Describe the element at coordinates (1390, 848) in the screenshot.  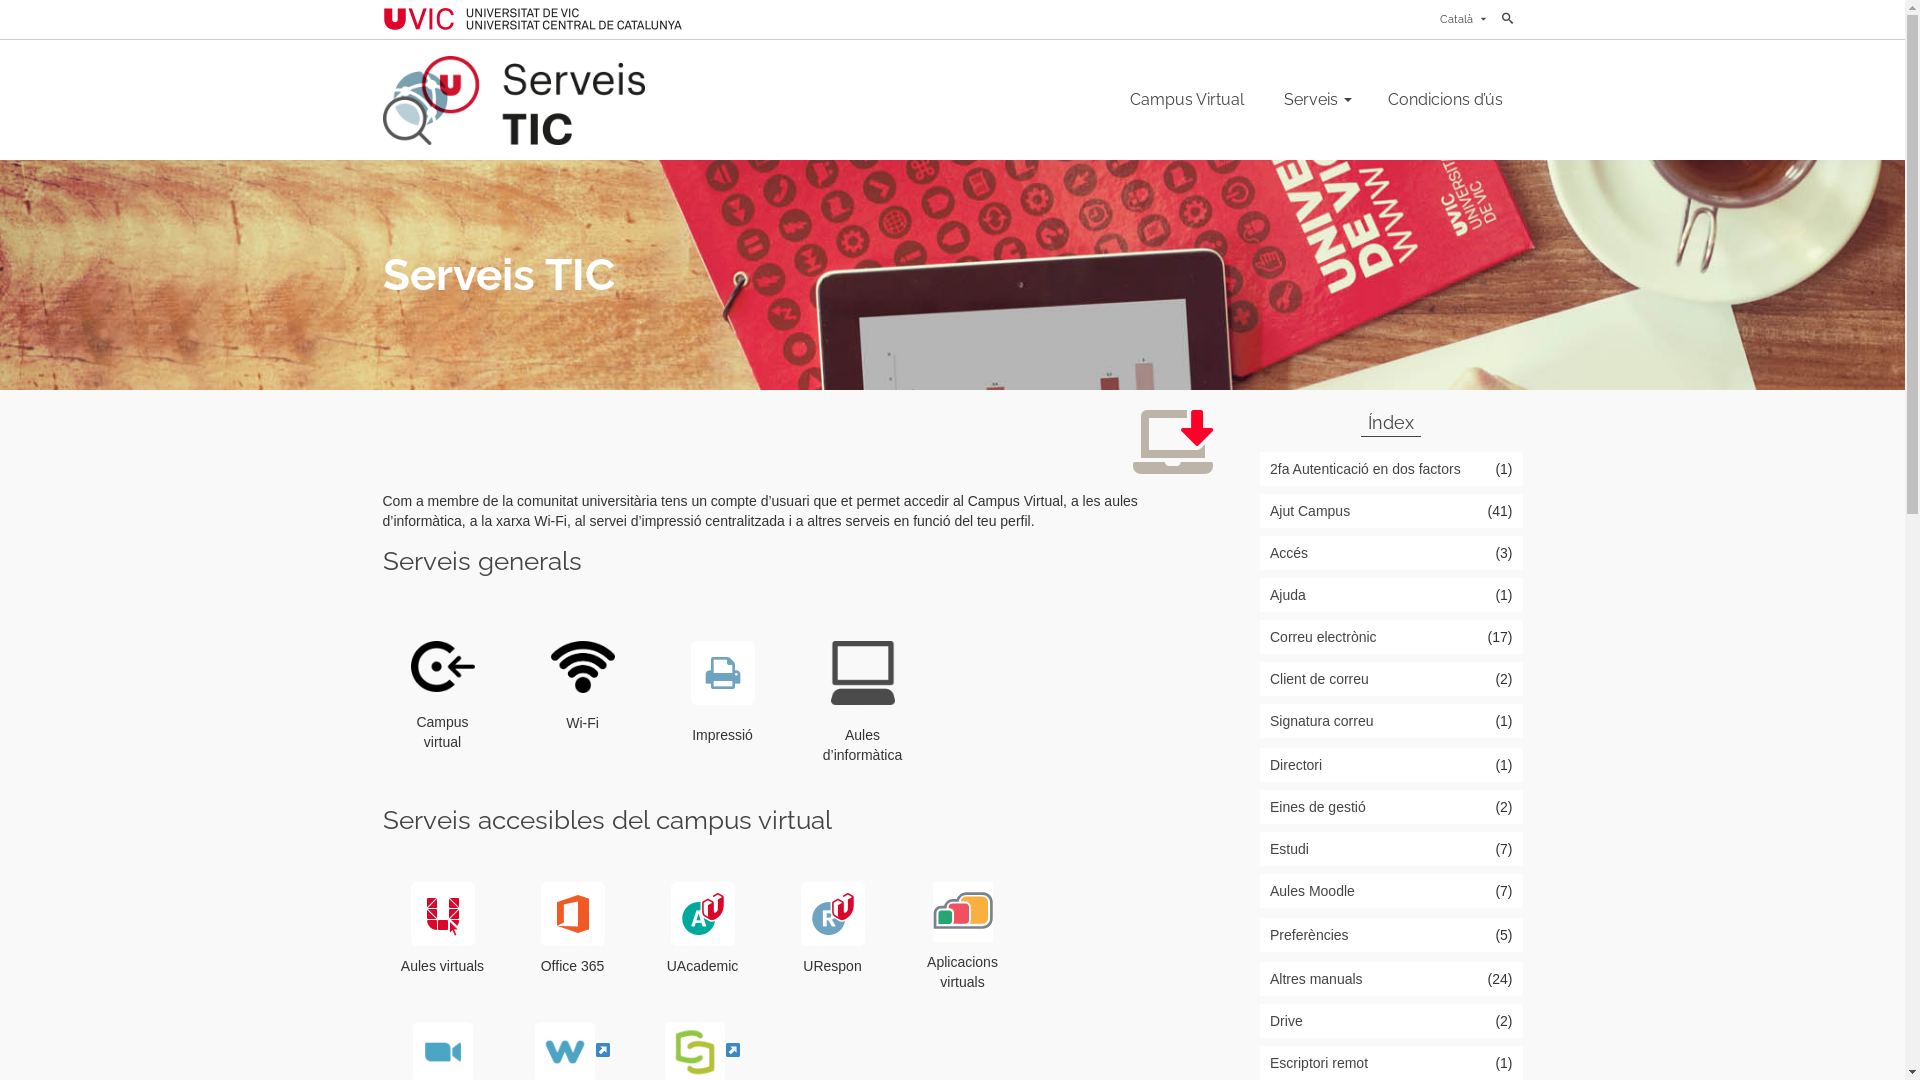
I see `'Estudi'` at that location.